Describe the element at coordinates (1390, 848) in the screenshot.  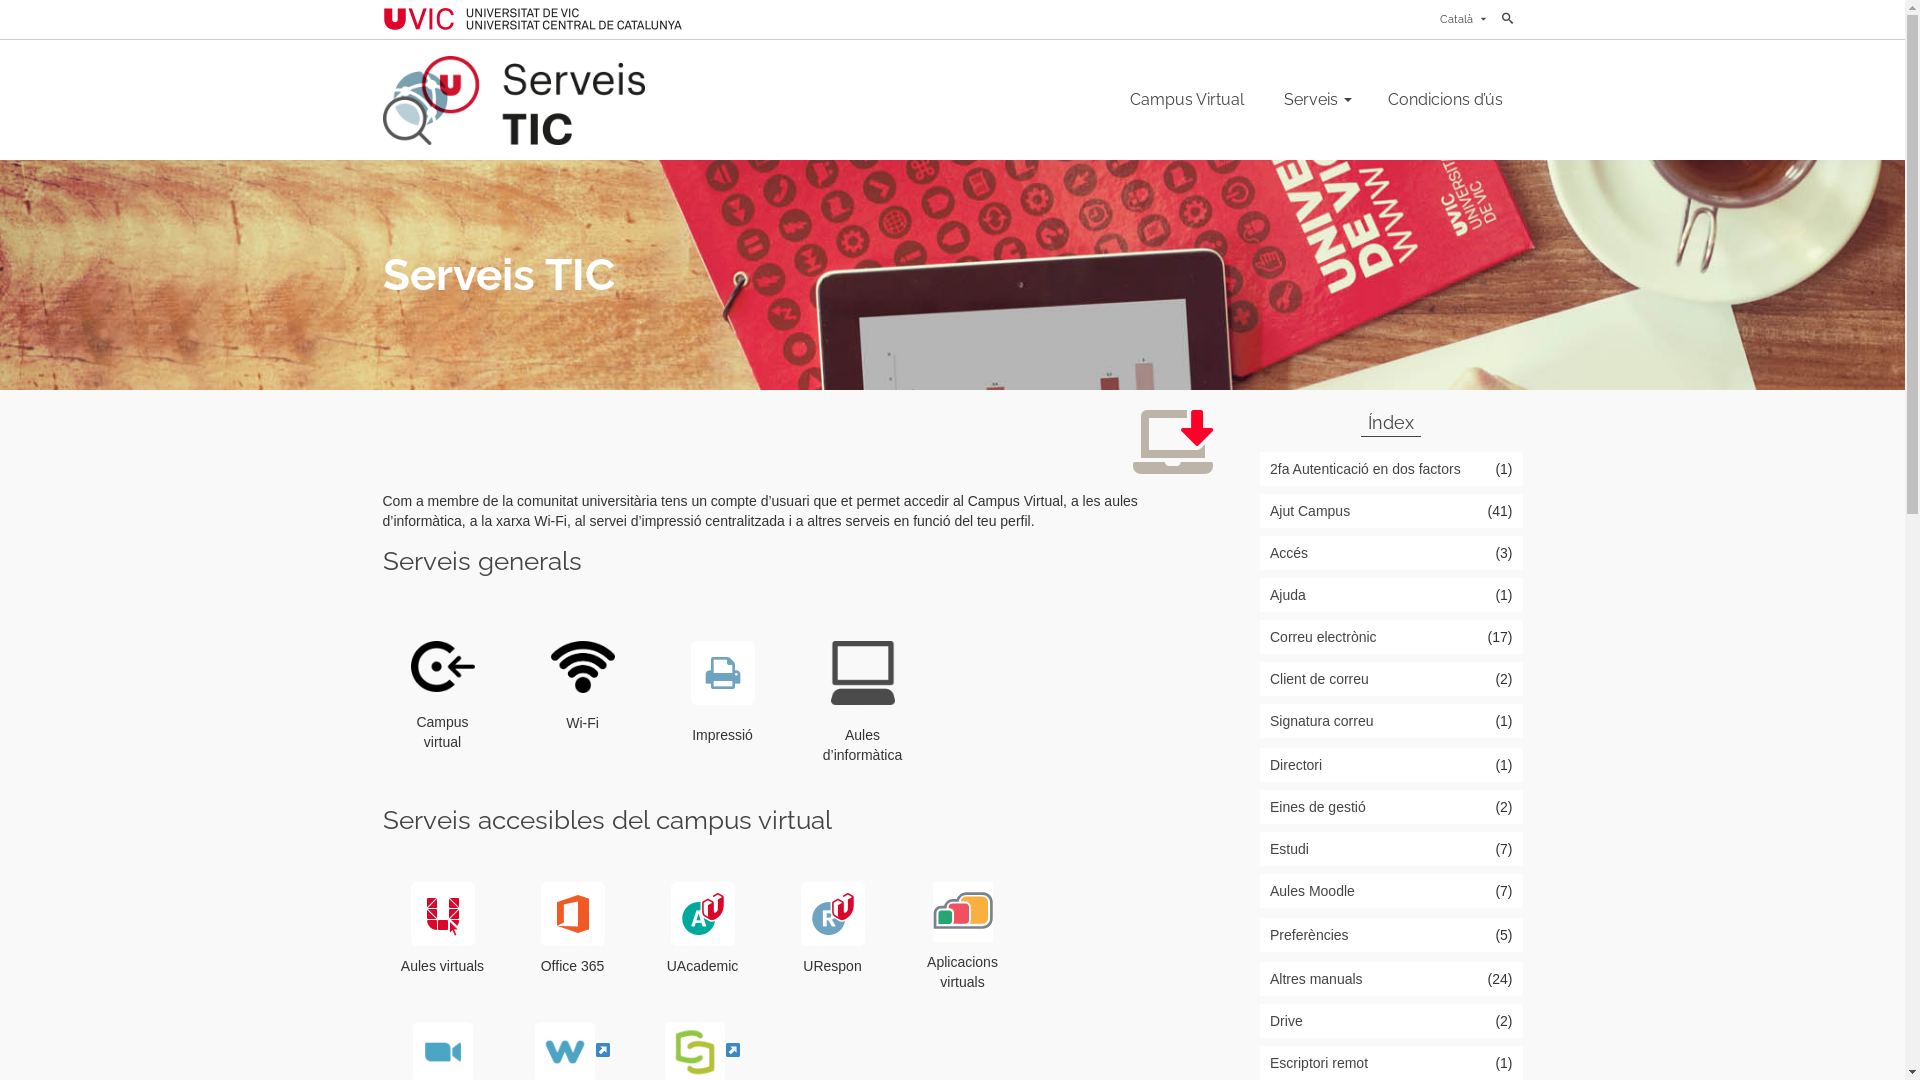
I see `'Estudi'` at that location.